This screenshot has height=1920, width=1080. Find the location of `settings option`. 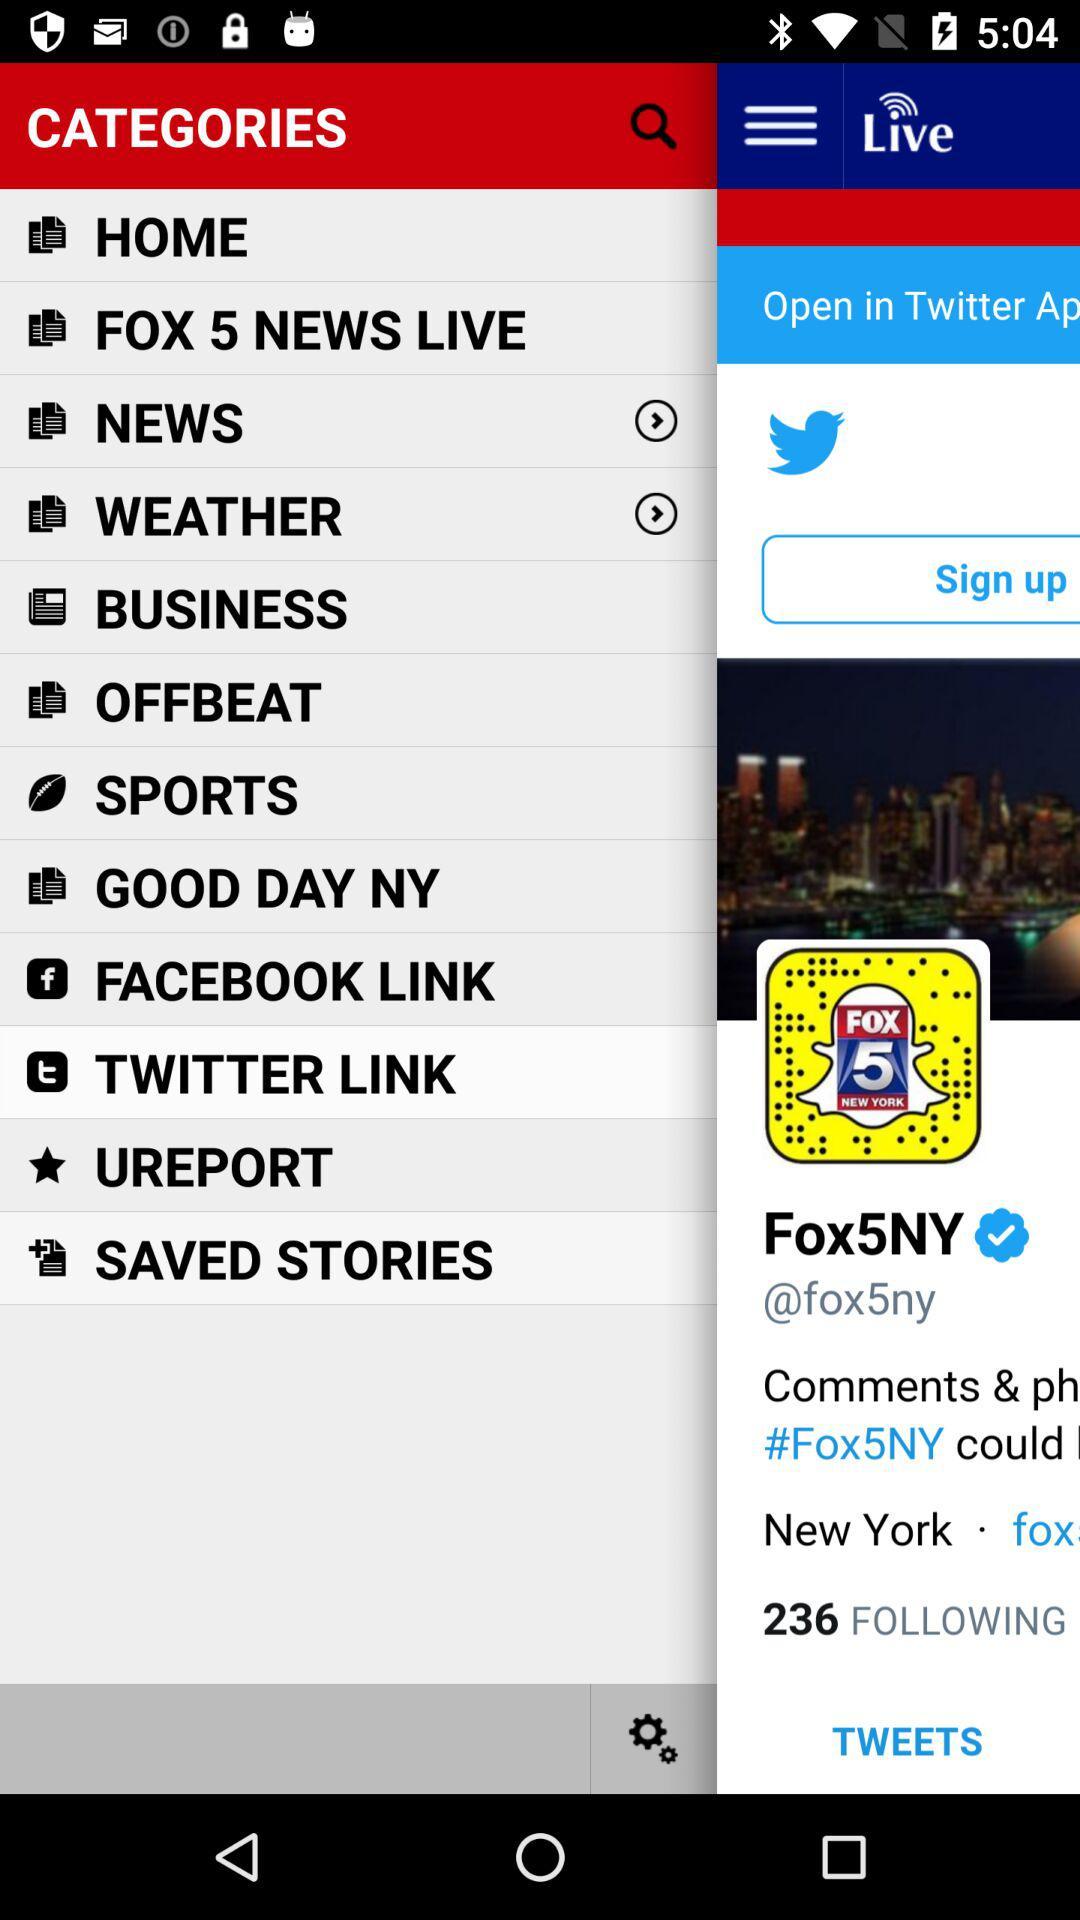

settings option is located at coordinates (654, 1737).